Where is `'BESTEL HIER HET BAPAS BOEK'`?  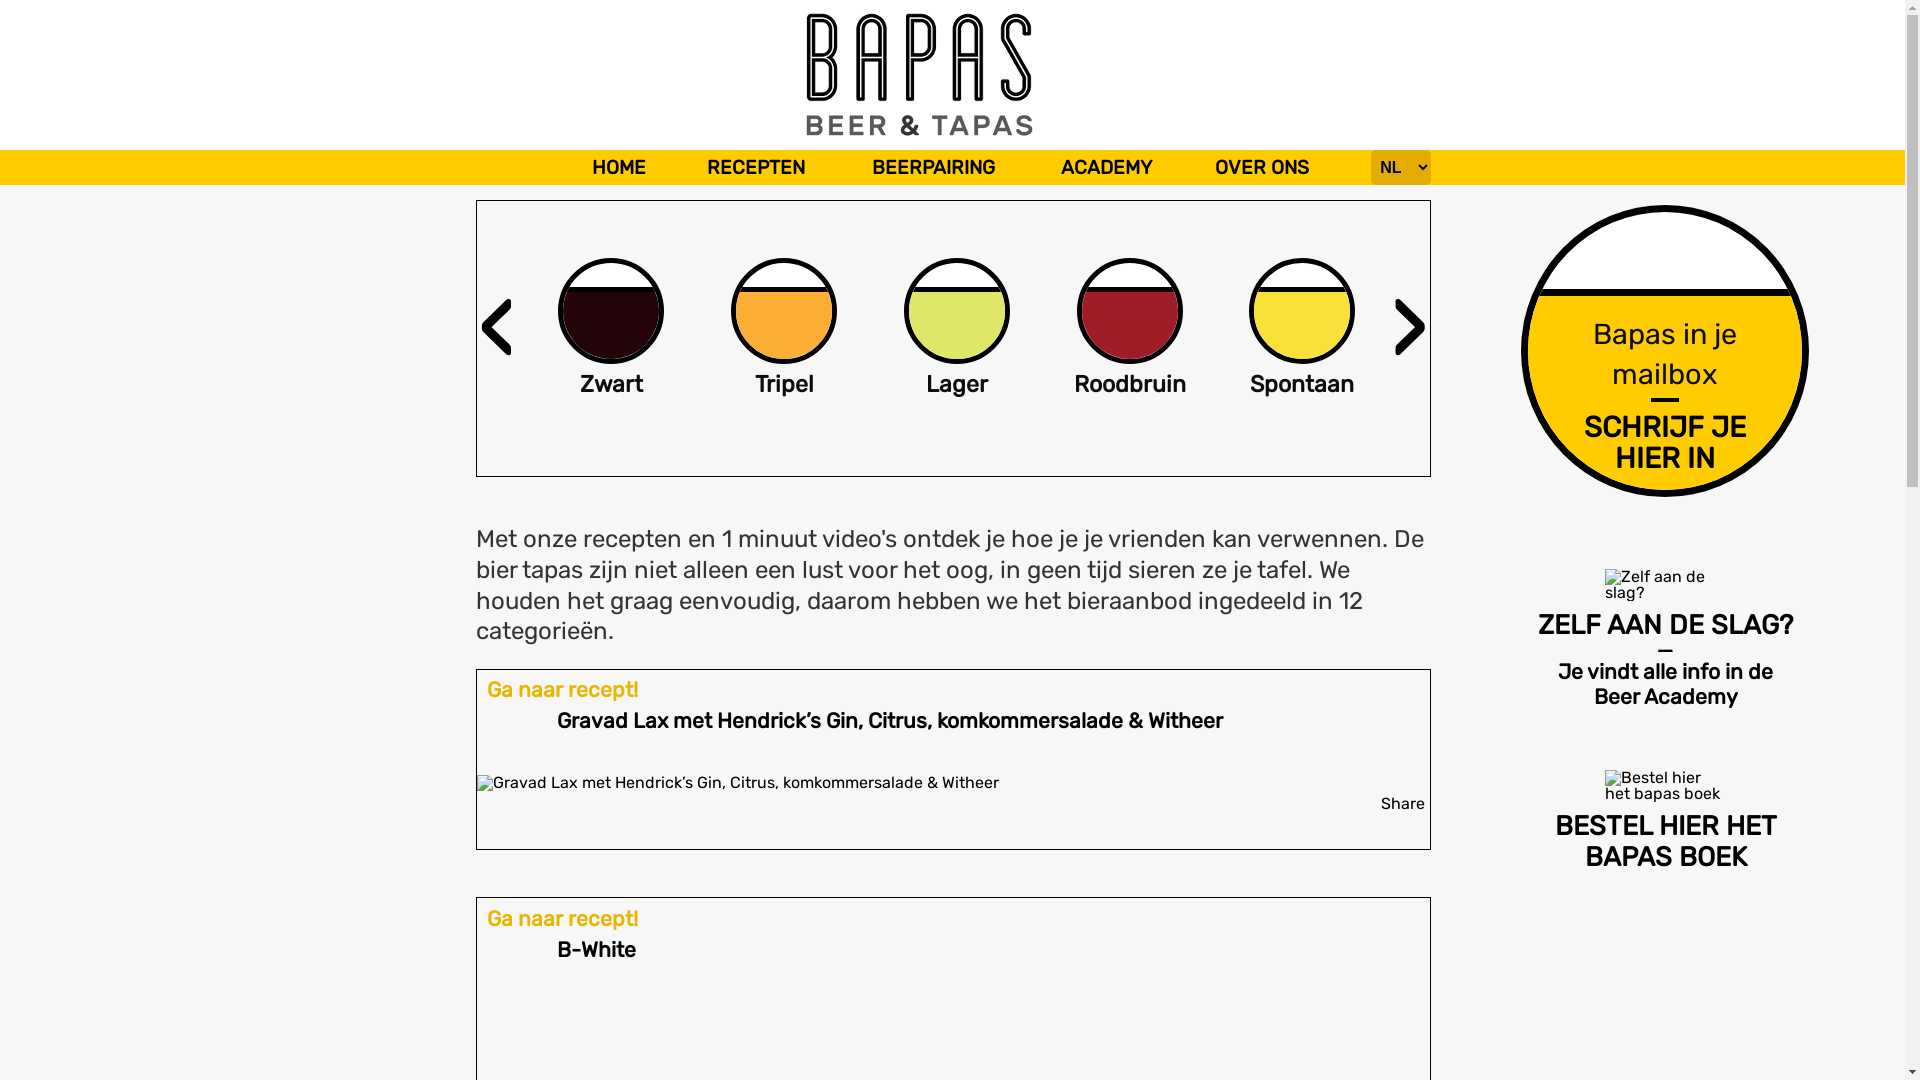
'BESTEL HIER HET BAPAS BOEK' is located at coordinates (1676, 818).